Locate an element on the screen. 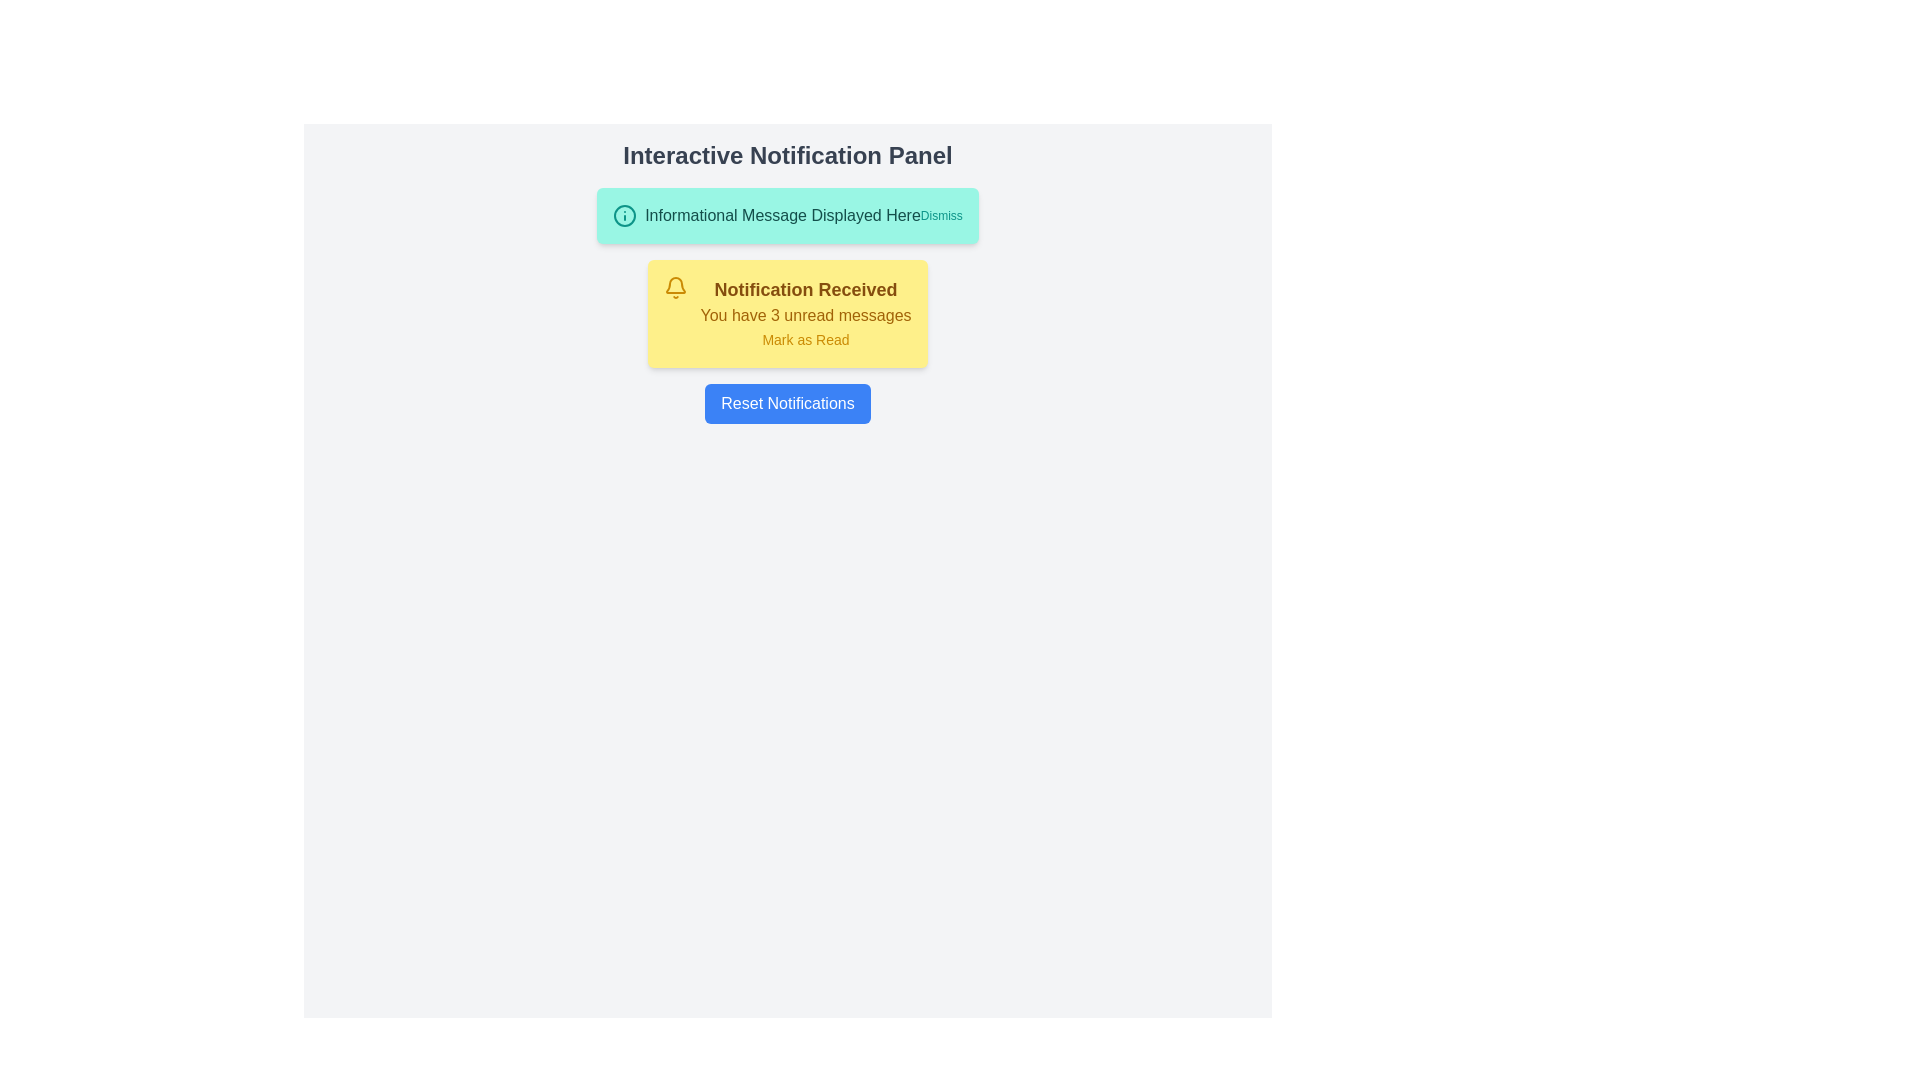 The image size is (1920, 1080). the text label displaying 'Notification Received', which is styled in bold with a large dark yellow font, indicating a notification message is located at coordinates (806, 289).